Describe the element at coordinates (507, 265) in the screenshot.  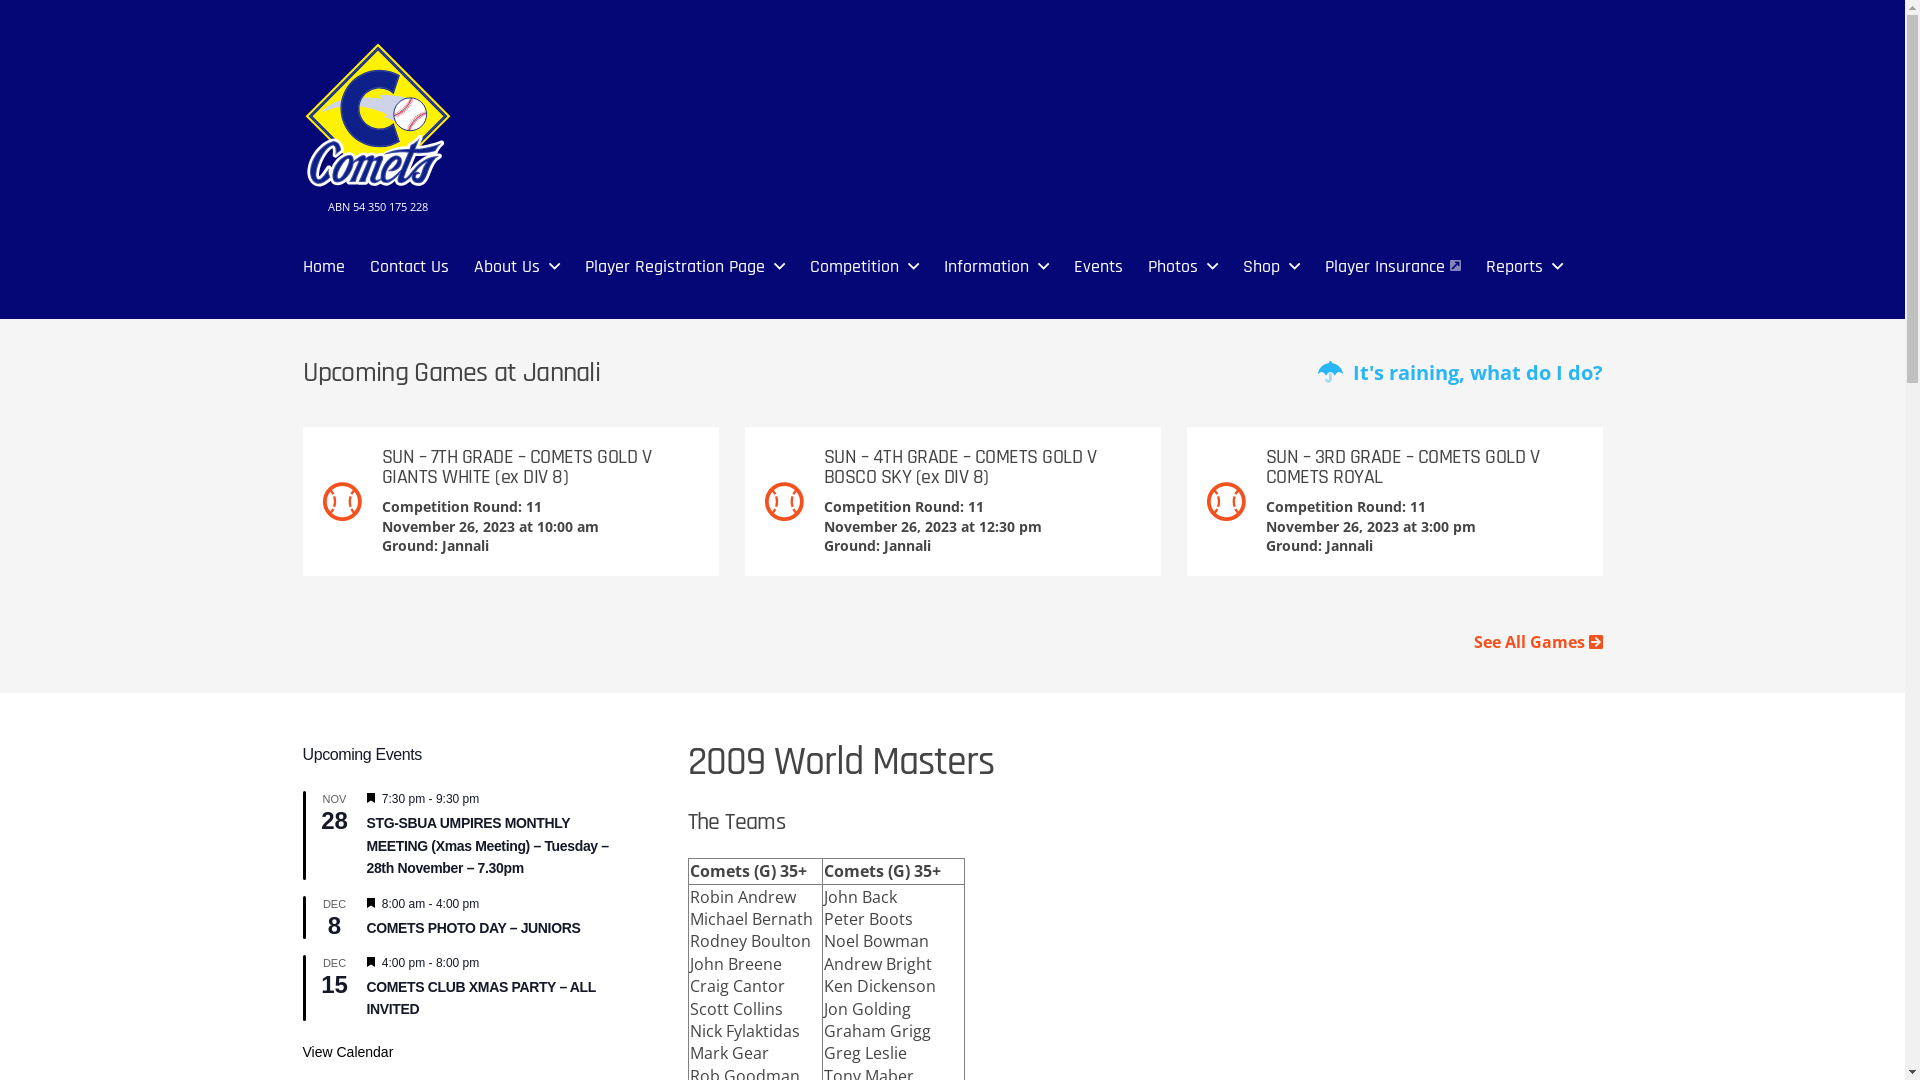
I see `'About Us'` at that location.